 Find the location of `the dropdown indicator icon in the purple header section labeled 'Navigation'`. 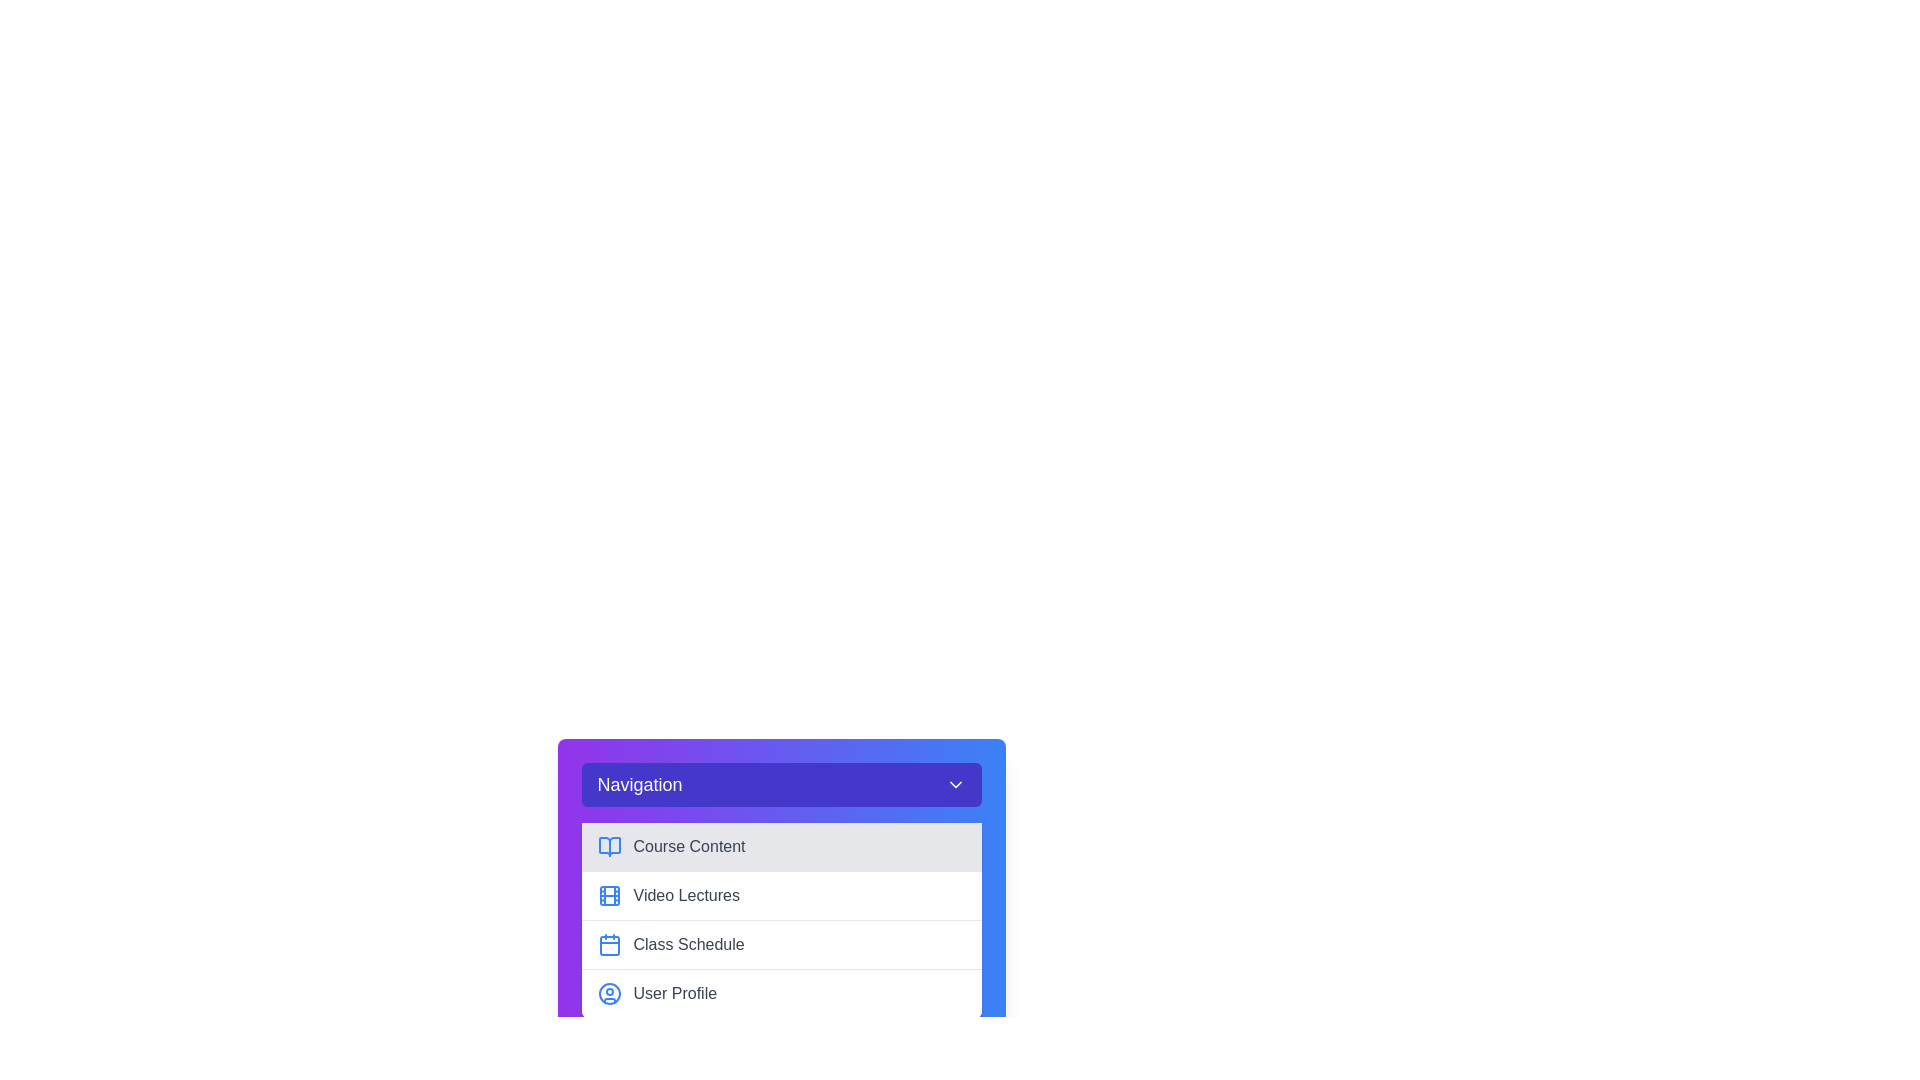

the dropdown indicator icon in the purple header section labeled 'Navigation' is located at coordinates (954, 784).